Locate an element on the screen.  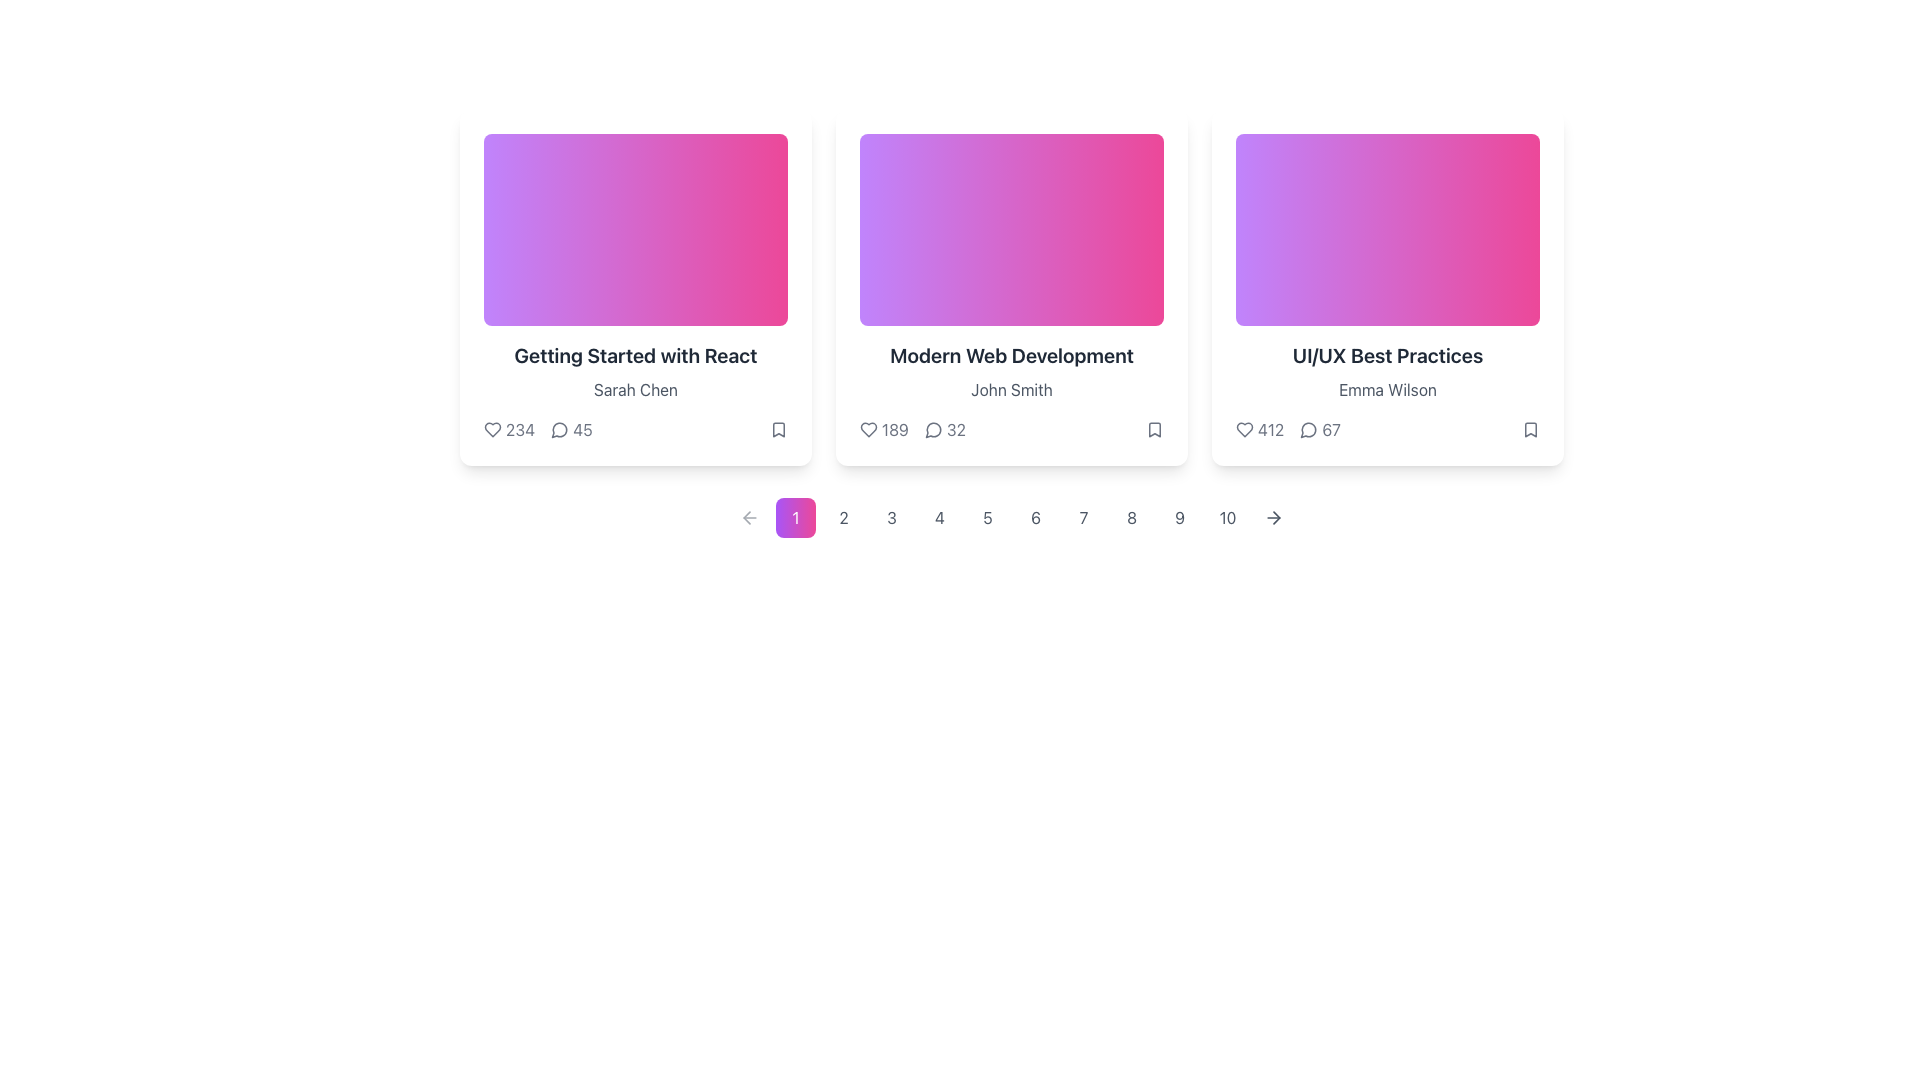
the first button in the horizontal list for navigation or selection, which represents the action associated with '1' is located at coordinates (795, 516).